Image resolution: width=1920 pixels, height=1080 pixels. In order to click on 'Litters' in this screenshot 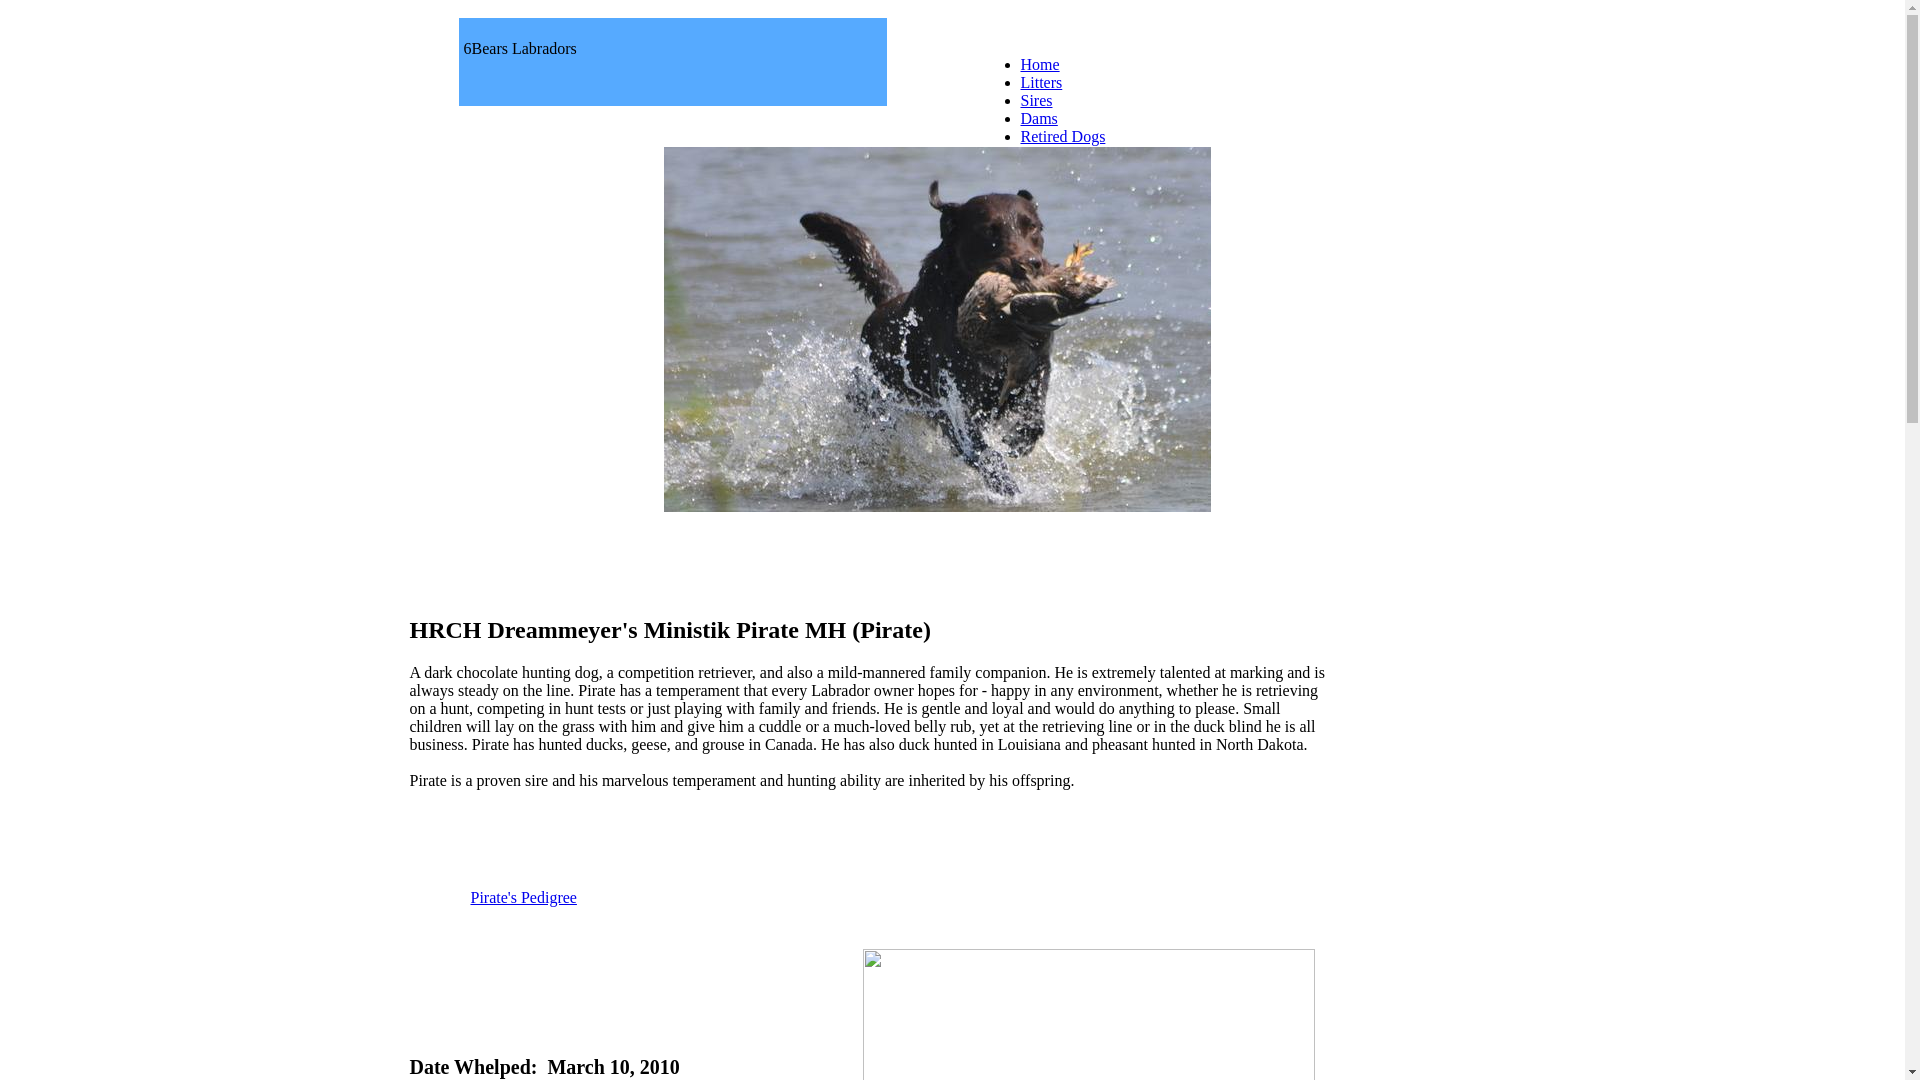, I will do `click(1019, 81)`.